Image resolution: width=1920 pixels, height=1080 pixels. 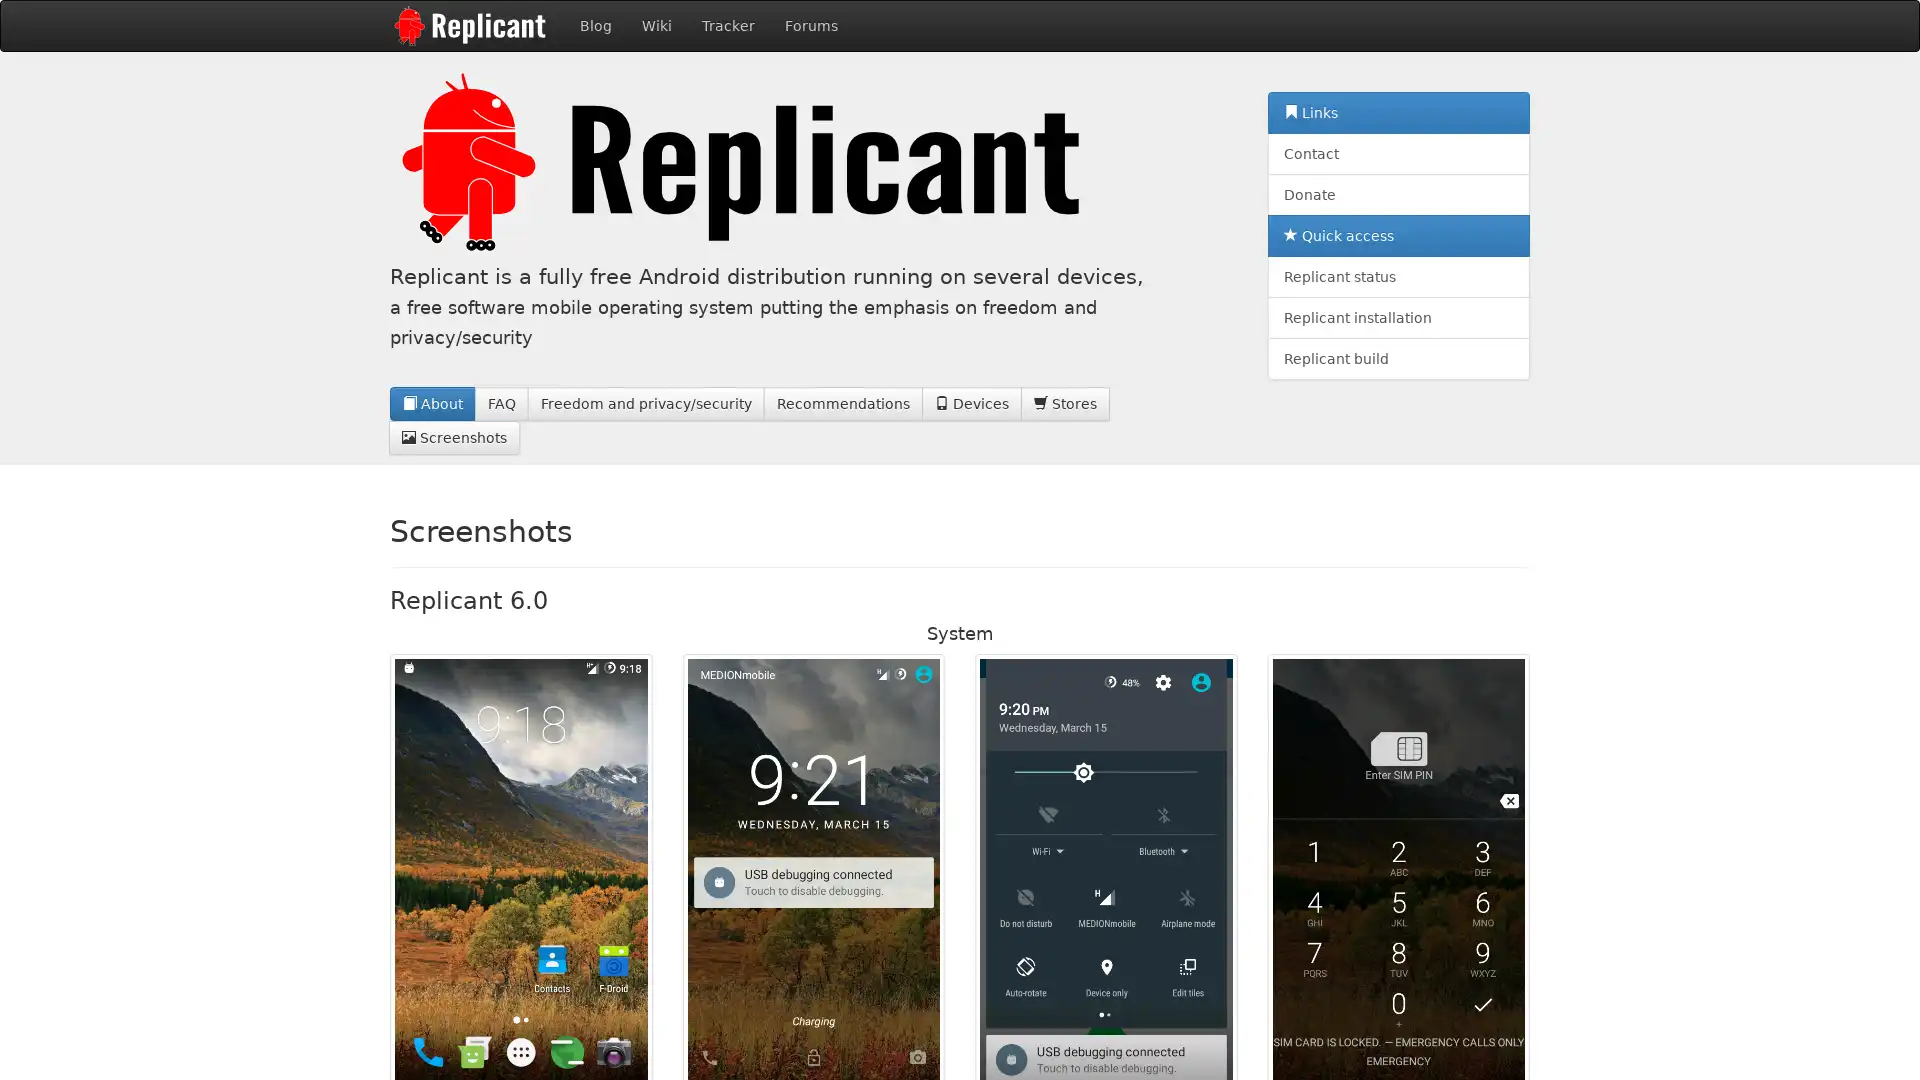 What do you see at coordinates (431, 404) in the screenshot?
I see `About` at bounding box center [431, 404].